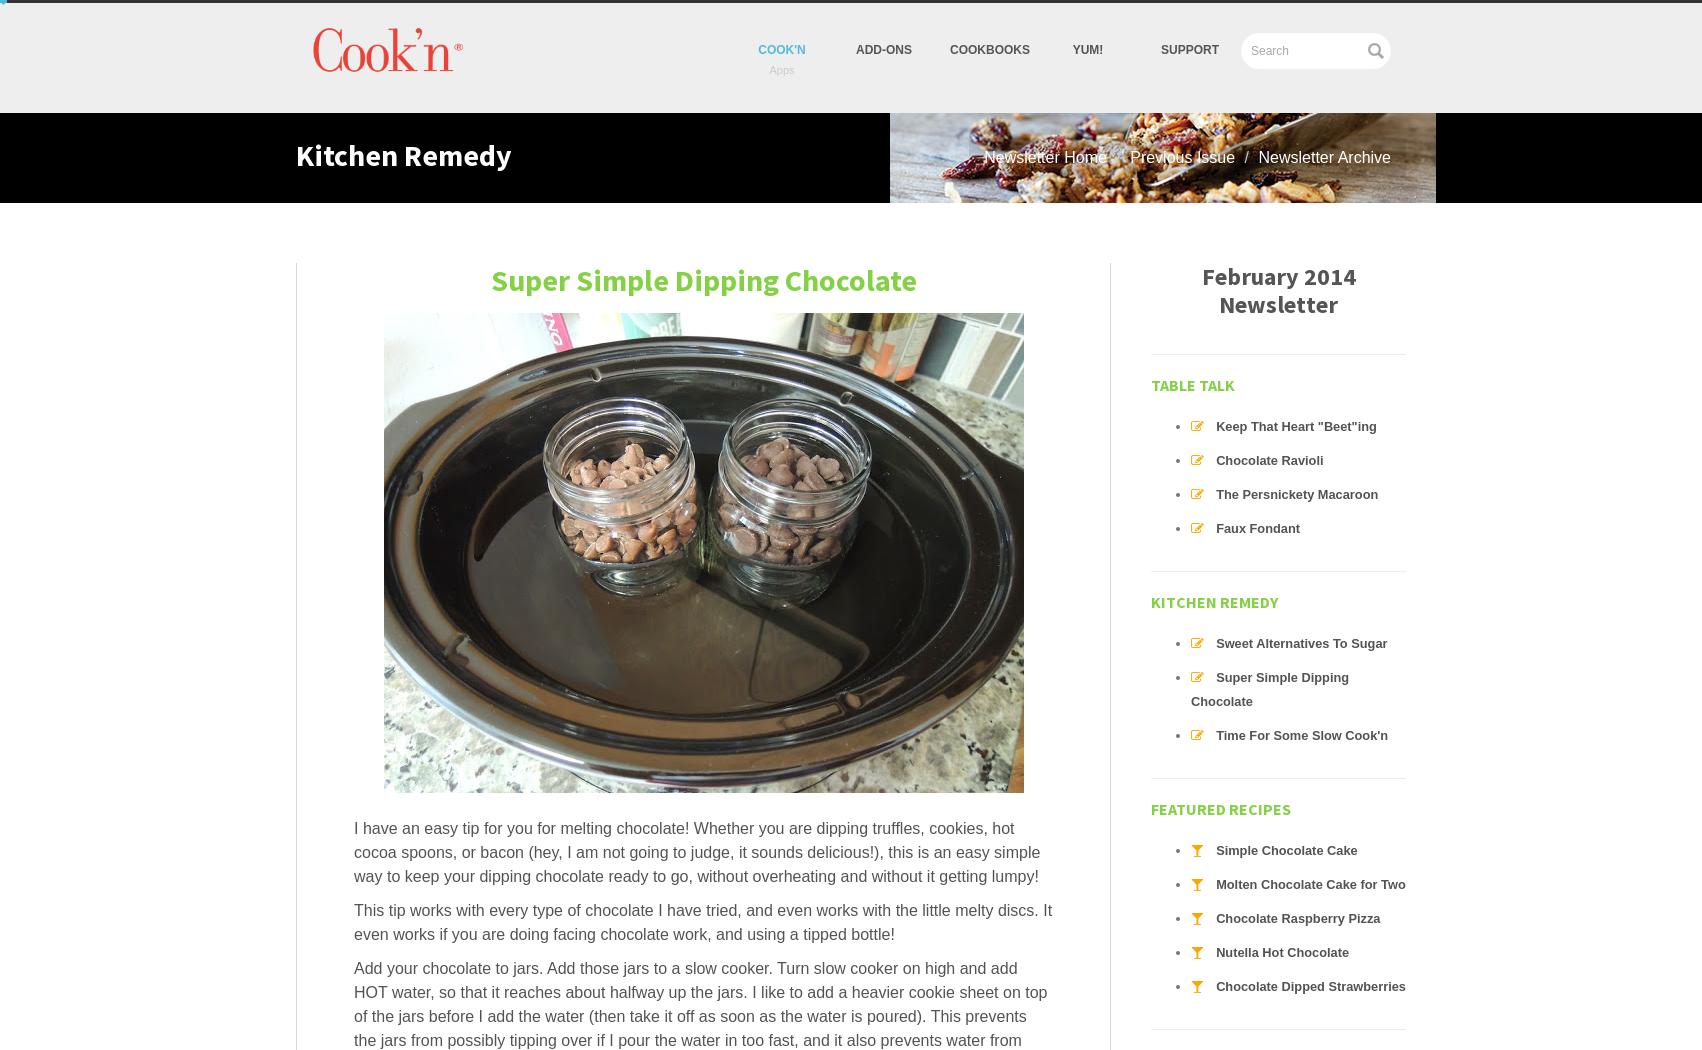  Describe the element at coordinates (1182, 157) in the screenshot. I see `'Previous Issue'` at that location.